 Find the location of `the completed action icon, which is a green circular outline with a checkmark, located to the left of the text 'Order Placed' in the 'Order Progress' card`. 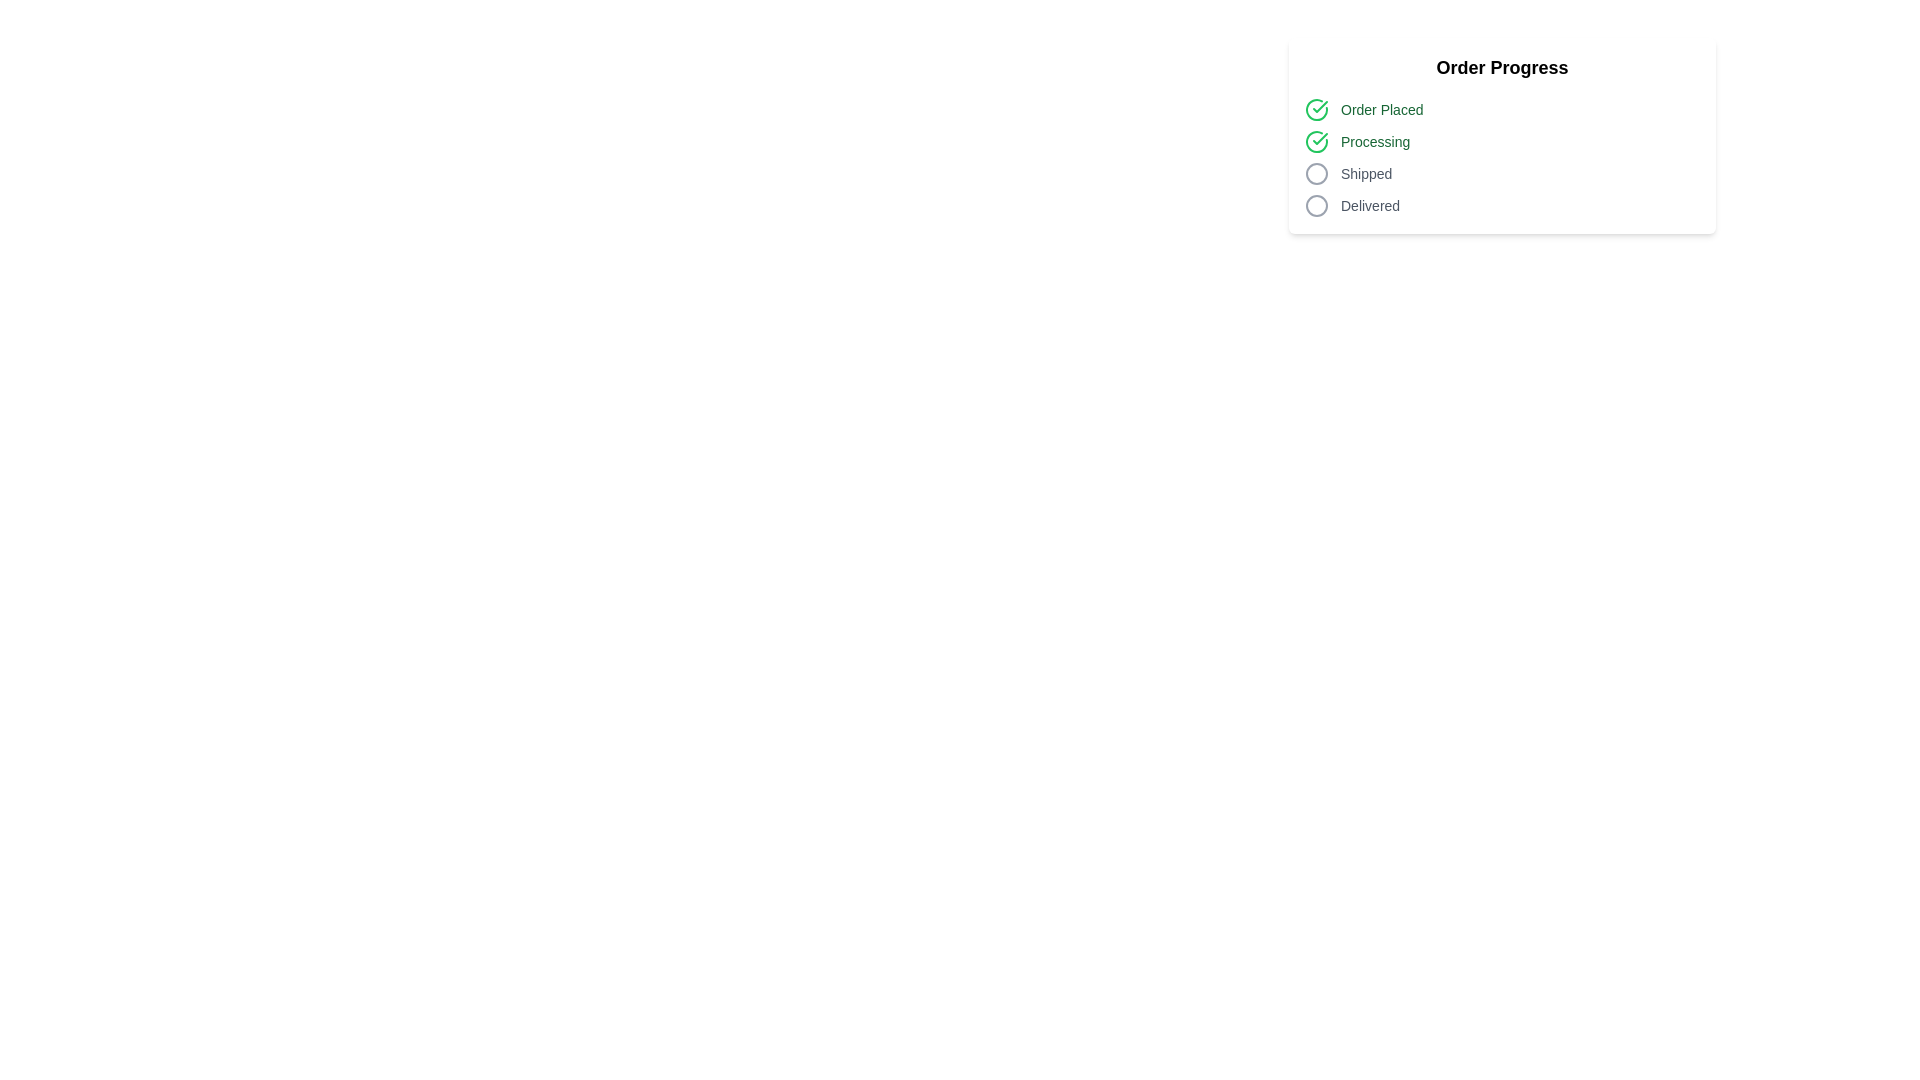

the completed action icon, which is a green circular outline with a checkmark, located to the left of the text 'Order Placed' in the 'Order Progress' card is located at coordinates (1316, 110).